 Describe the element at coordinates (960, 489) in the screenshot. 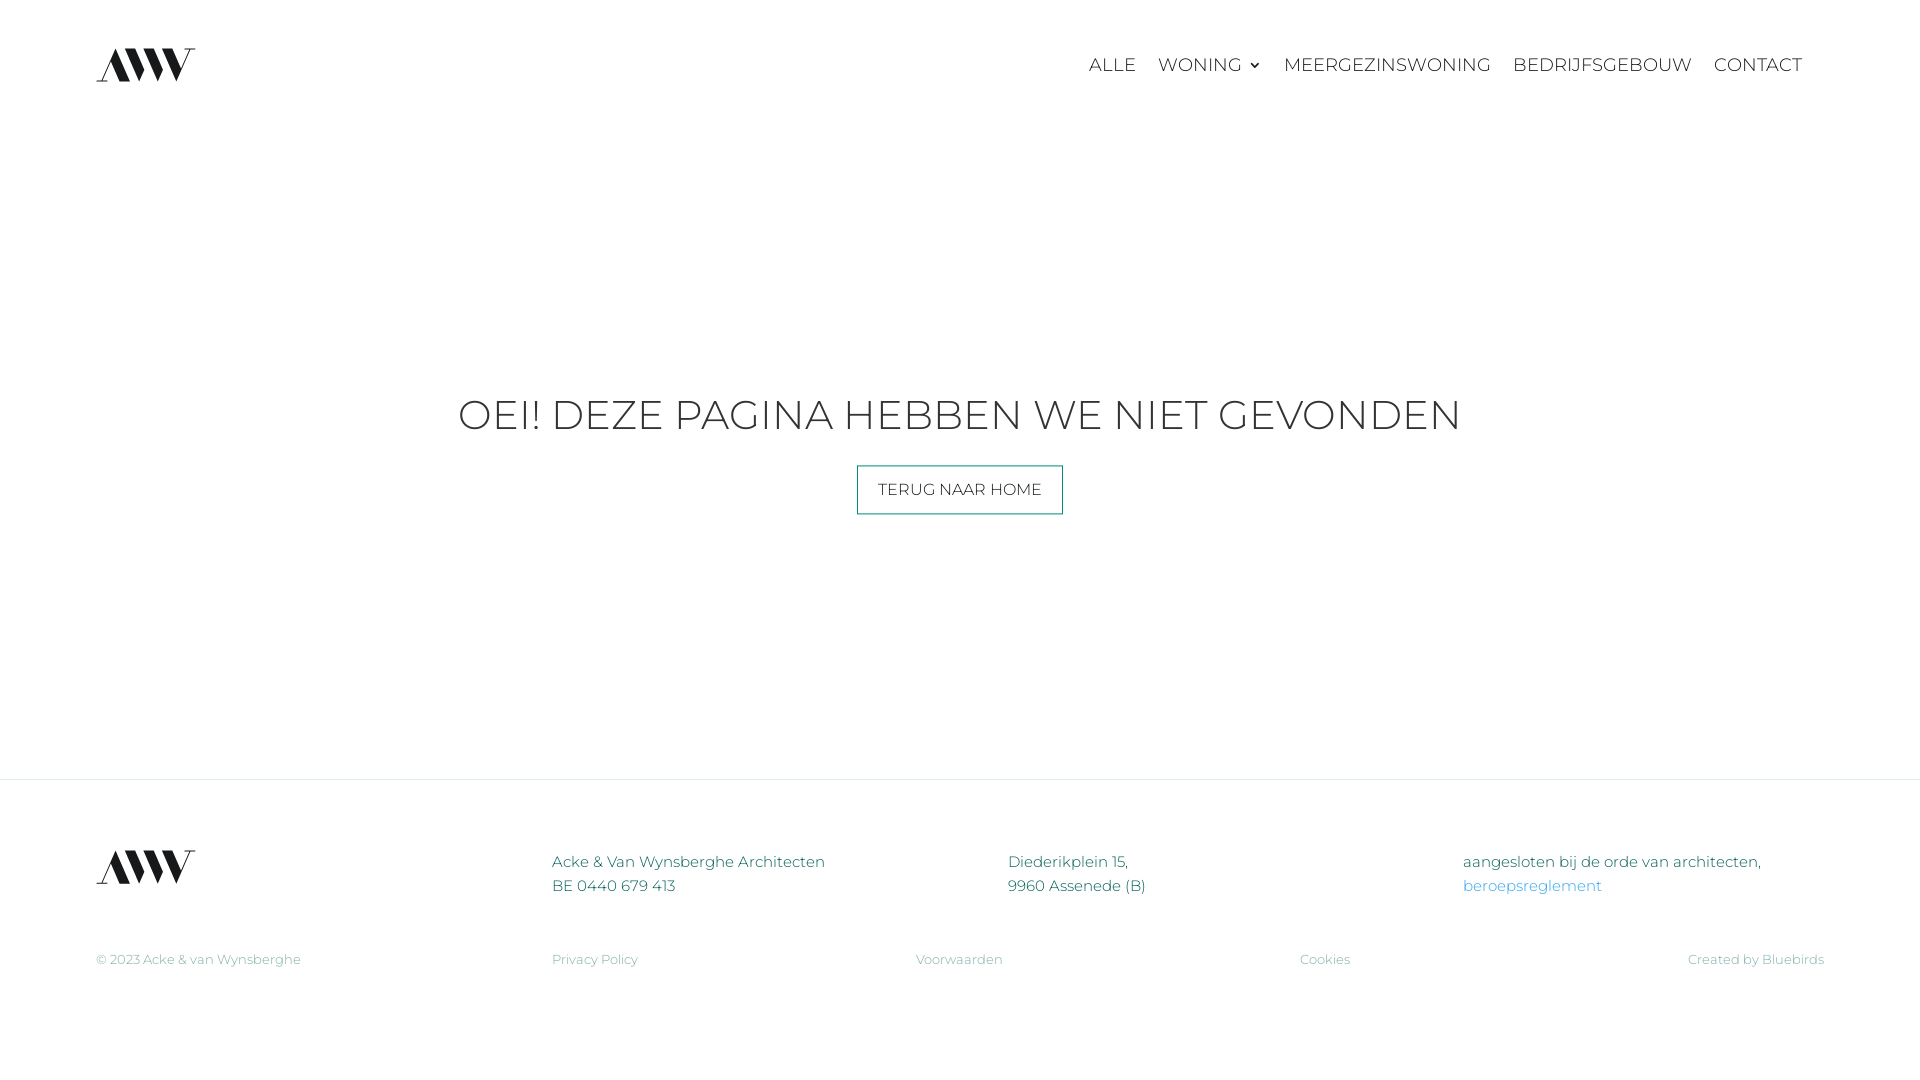

I see `'TERUG NAAR HOME'` at that location.